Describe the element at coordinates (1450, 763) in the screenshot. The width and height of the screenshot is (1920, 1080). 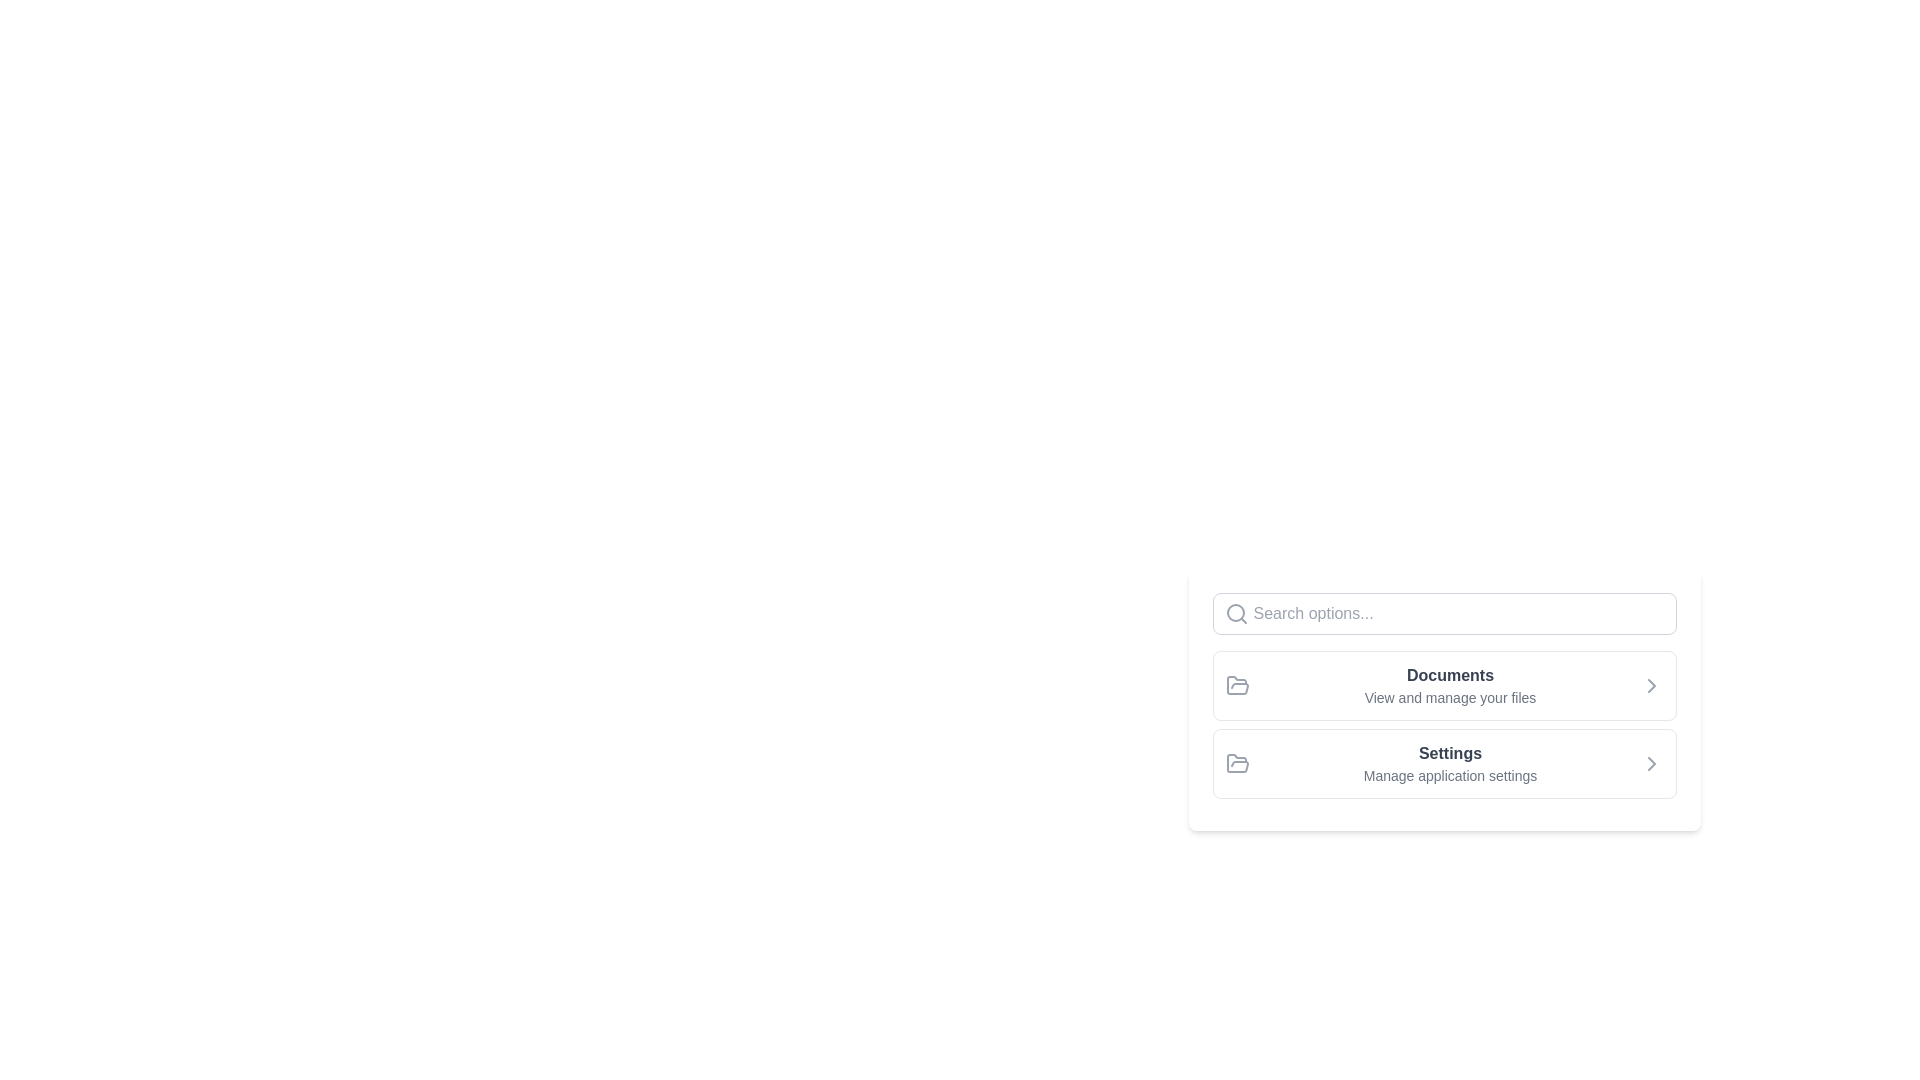
I see `the navigational menu item in the second row of the vertical list` at that location.